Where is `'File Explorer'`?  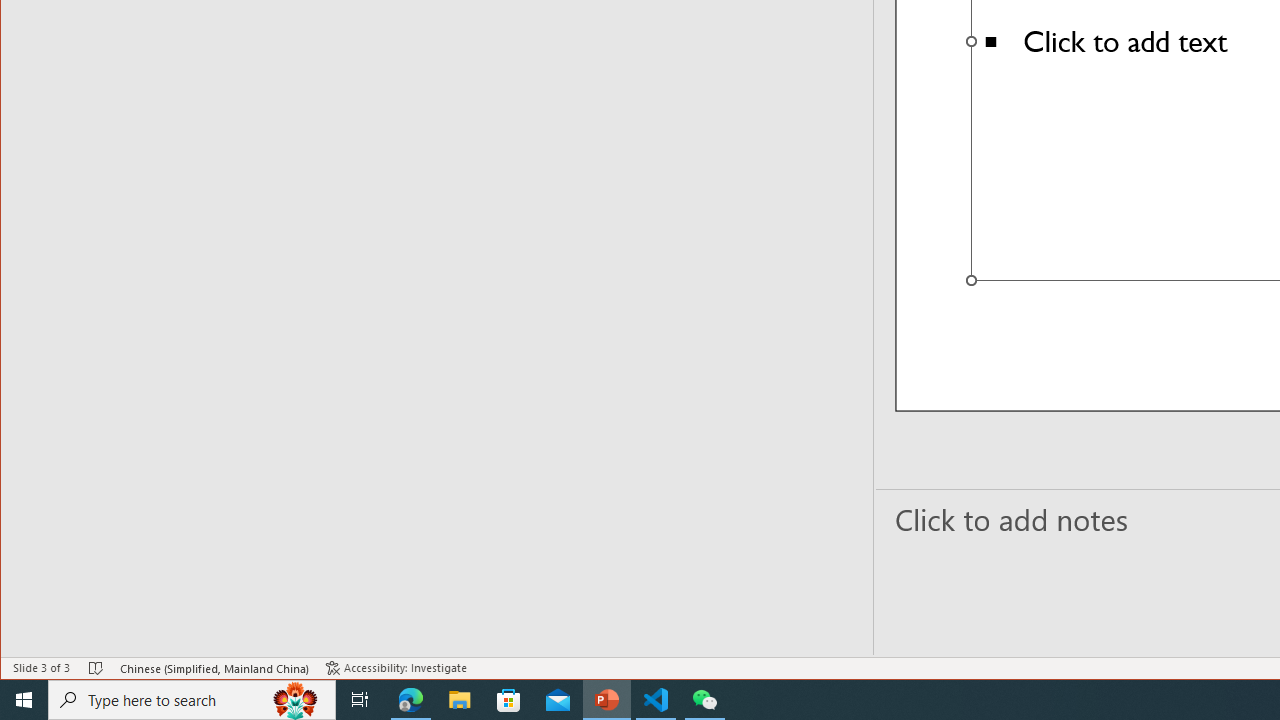
'File Explorer' is located at coordinates (459, 698).